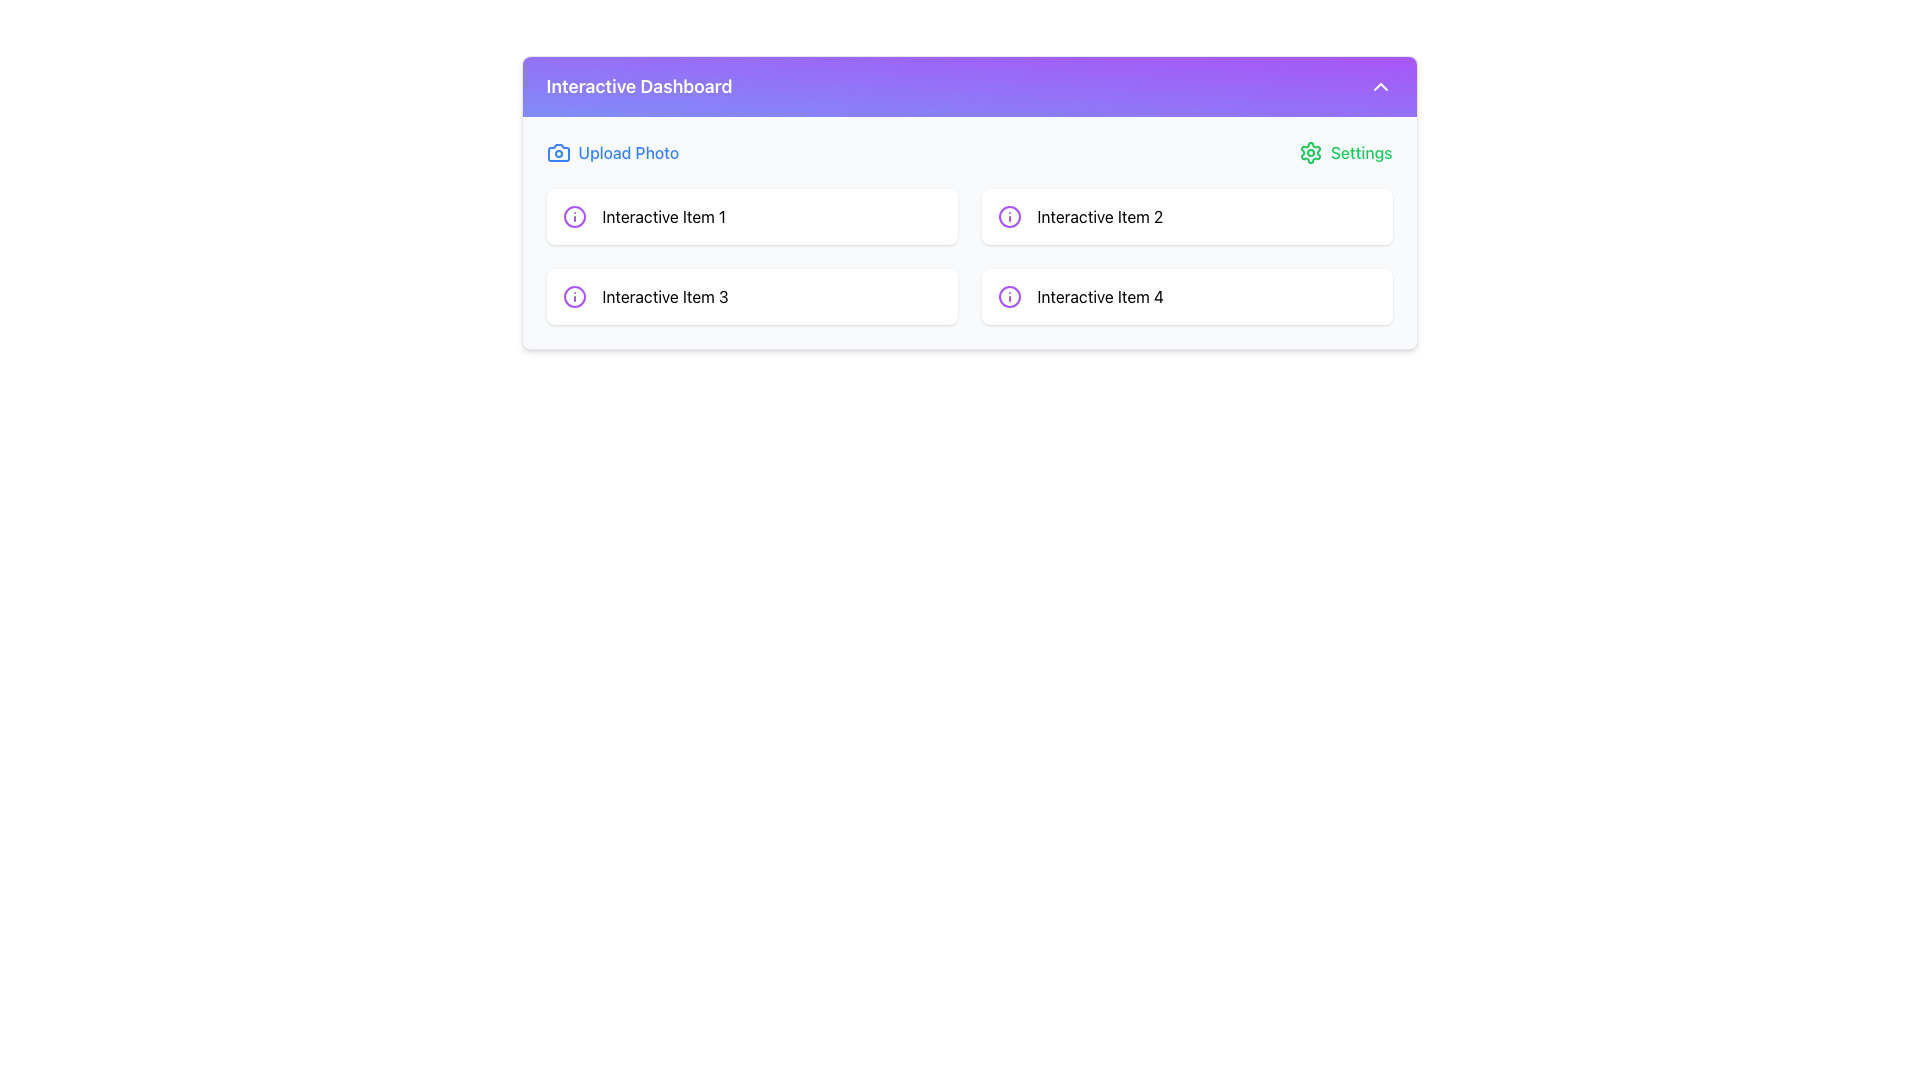 Image resolution: width=1920 pixels, height=1080 pixels. I want to click on the informational icon located to the left of 'Interactive Item 2' in the top-right card of the grid layout, so click(1009, 216).